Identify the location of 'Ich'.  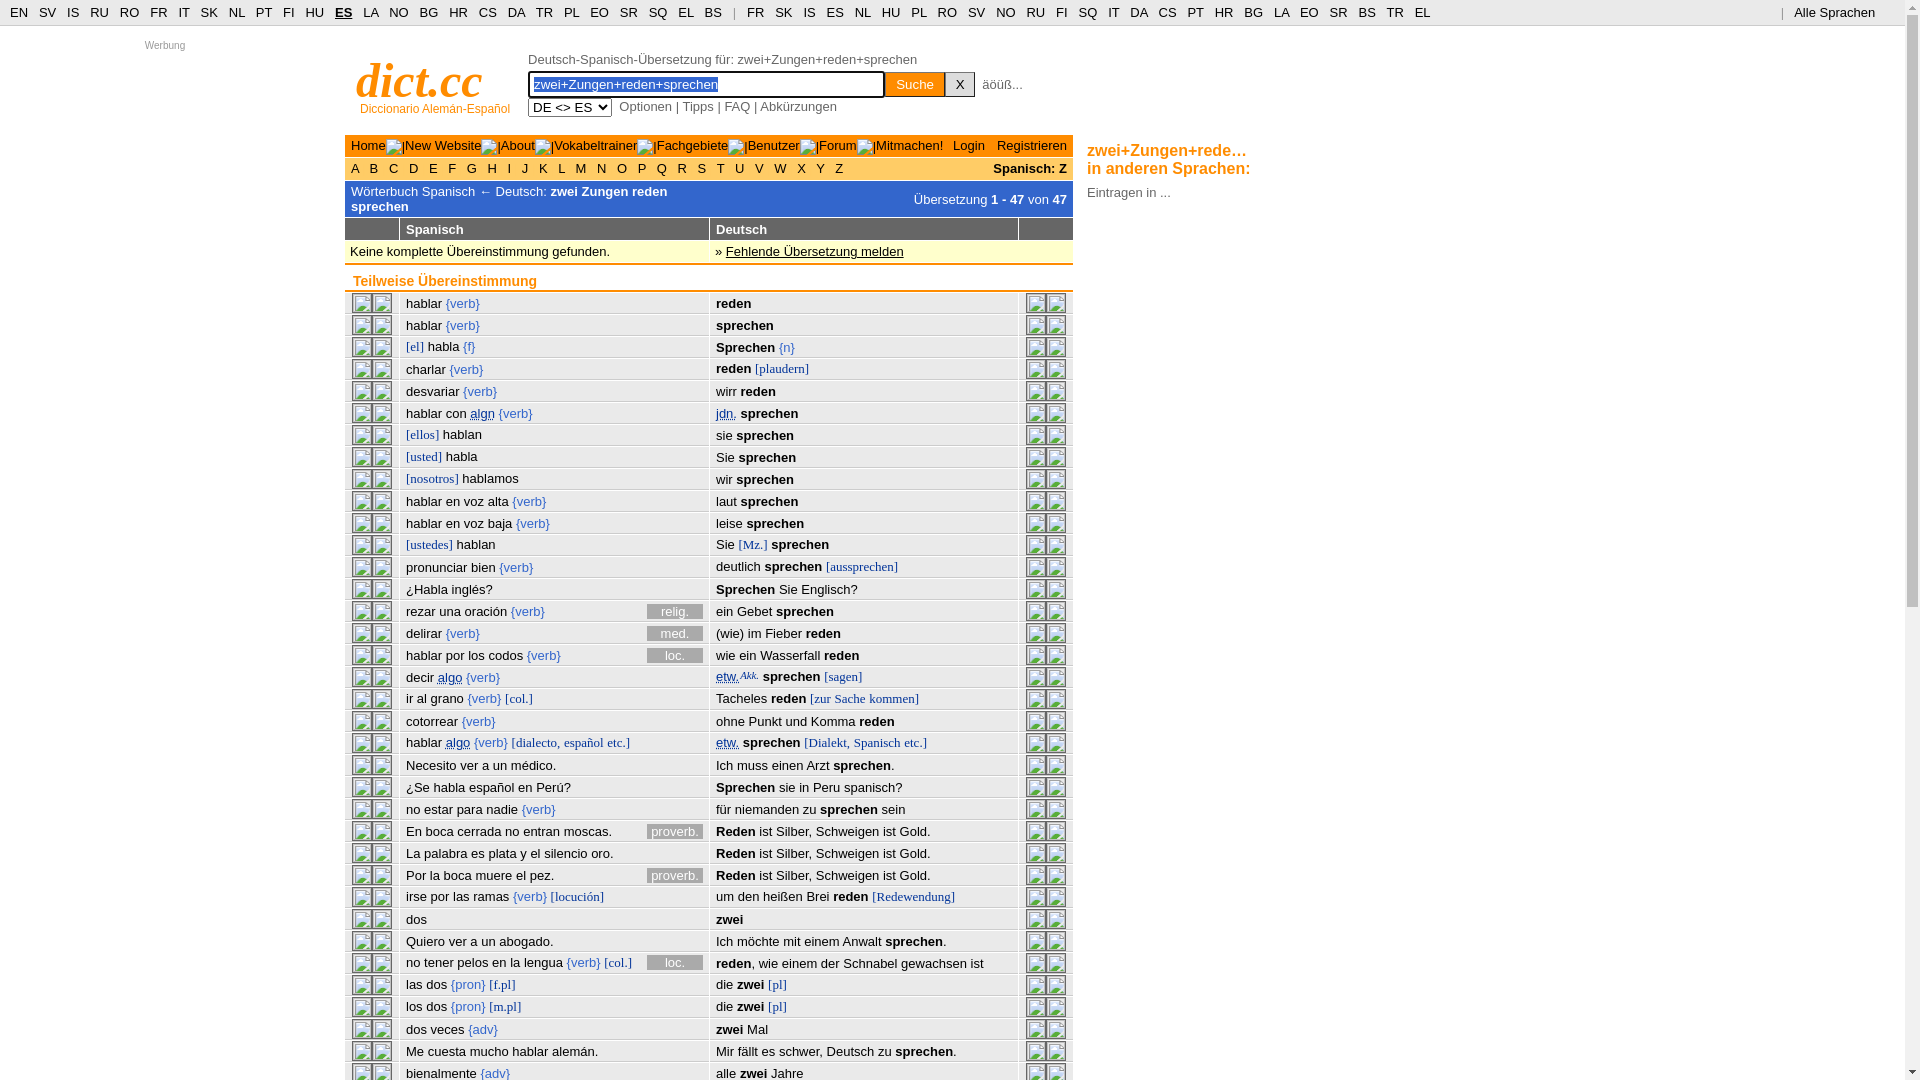
(723, 941).